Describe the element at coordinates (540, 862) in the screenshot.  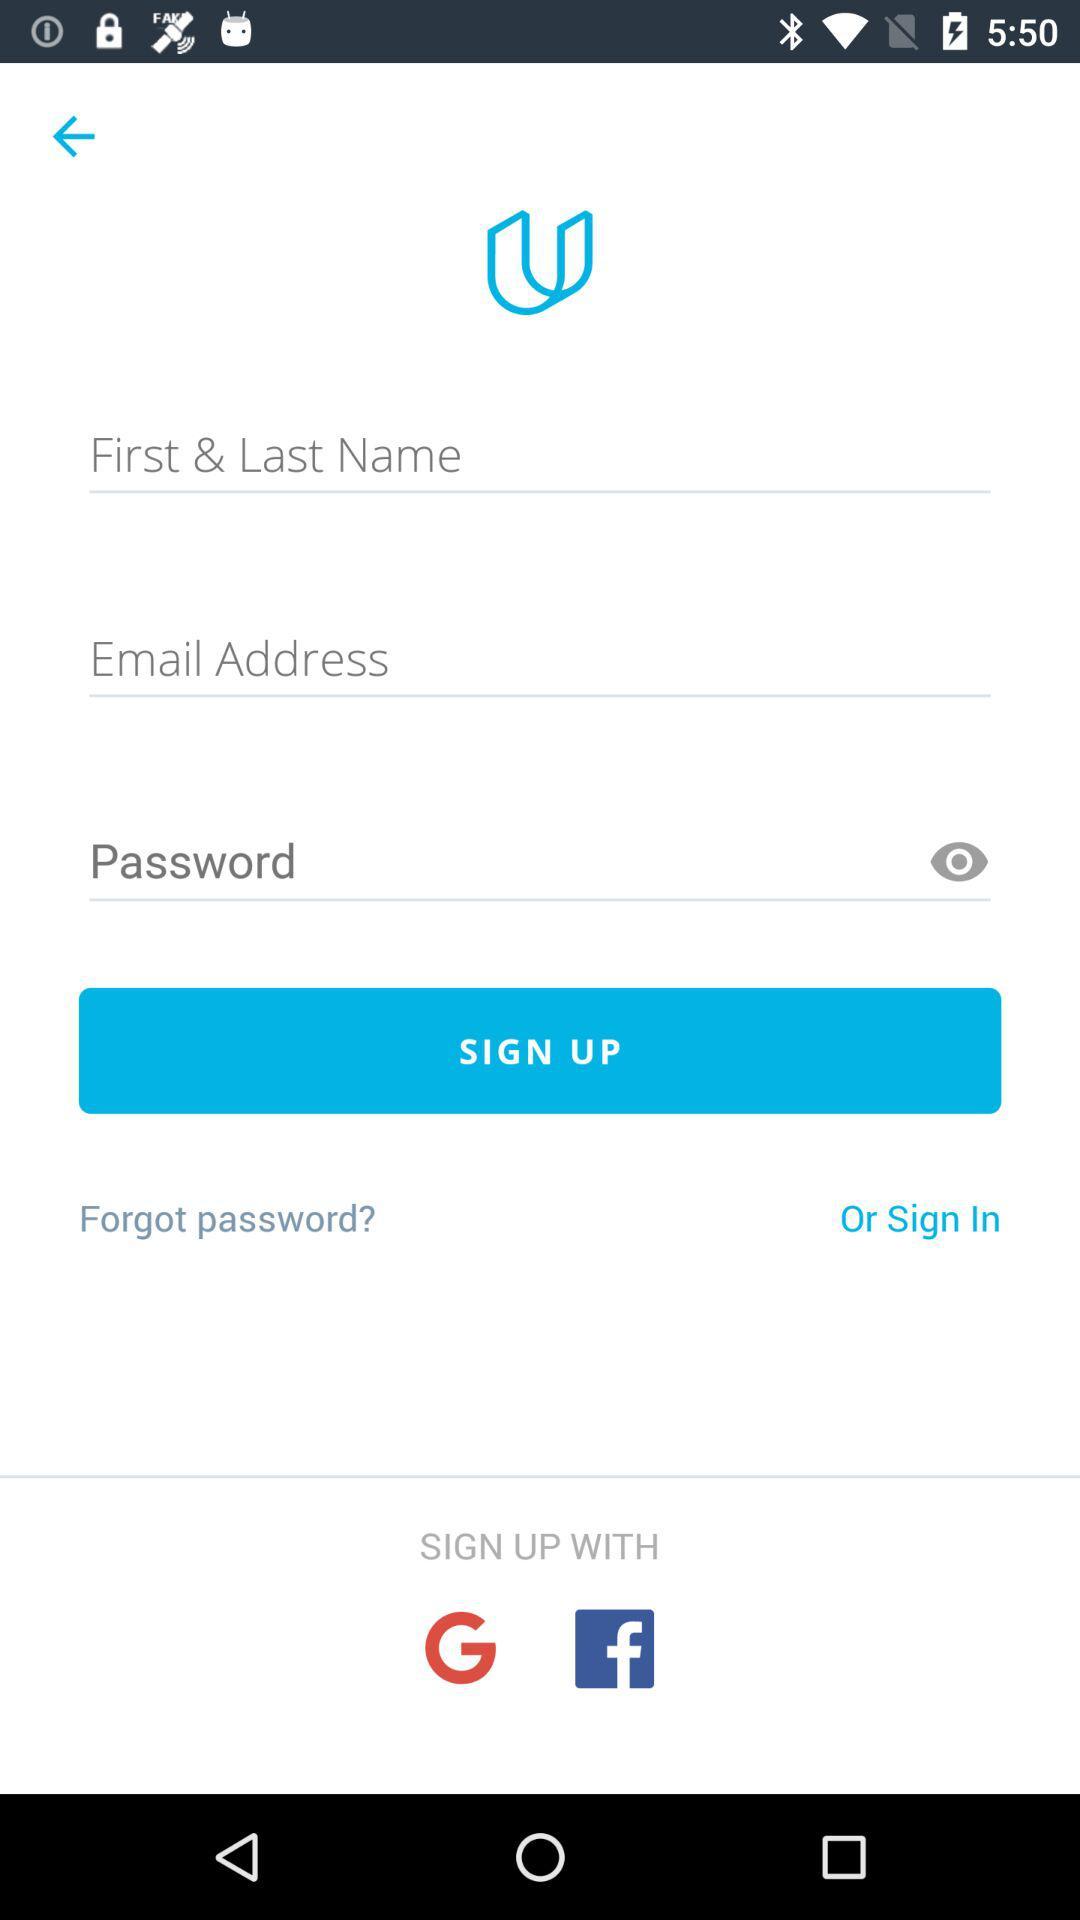
I see `item above sign up icon` at that location.